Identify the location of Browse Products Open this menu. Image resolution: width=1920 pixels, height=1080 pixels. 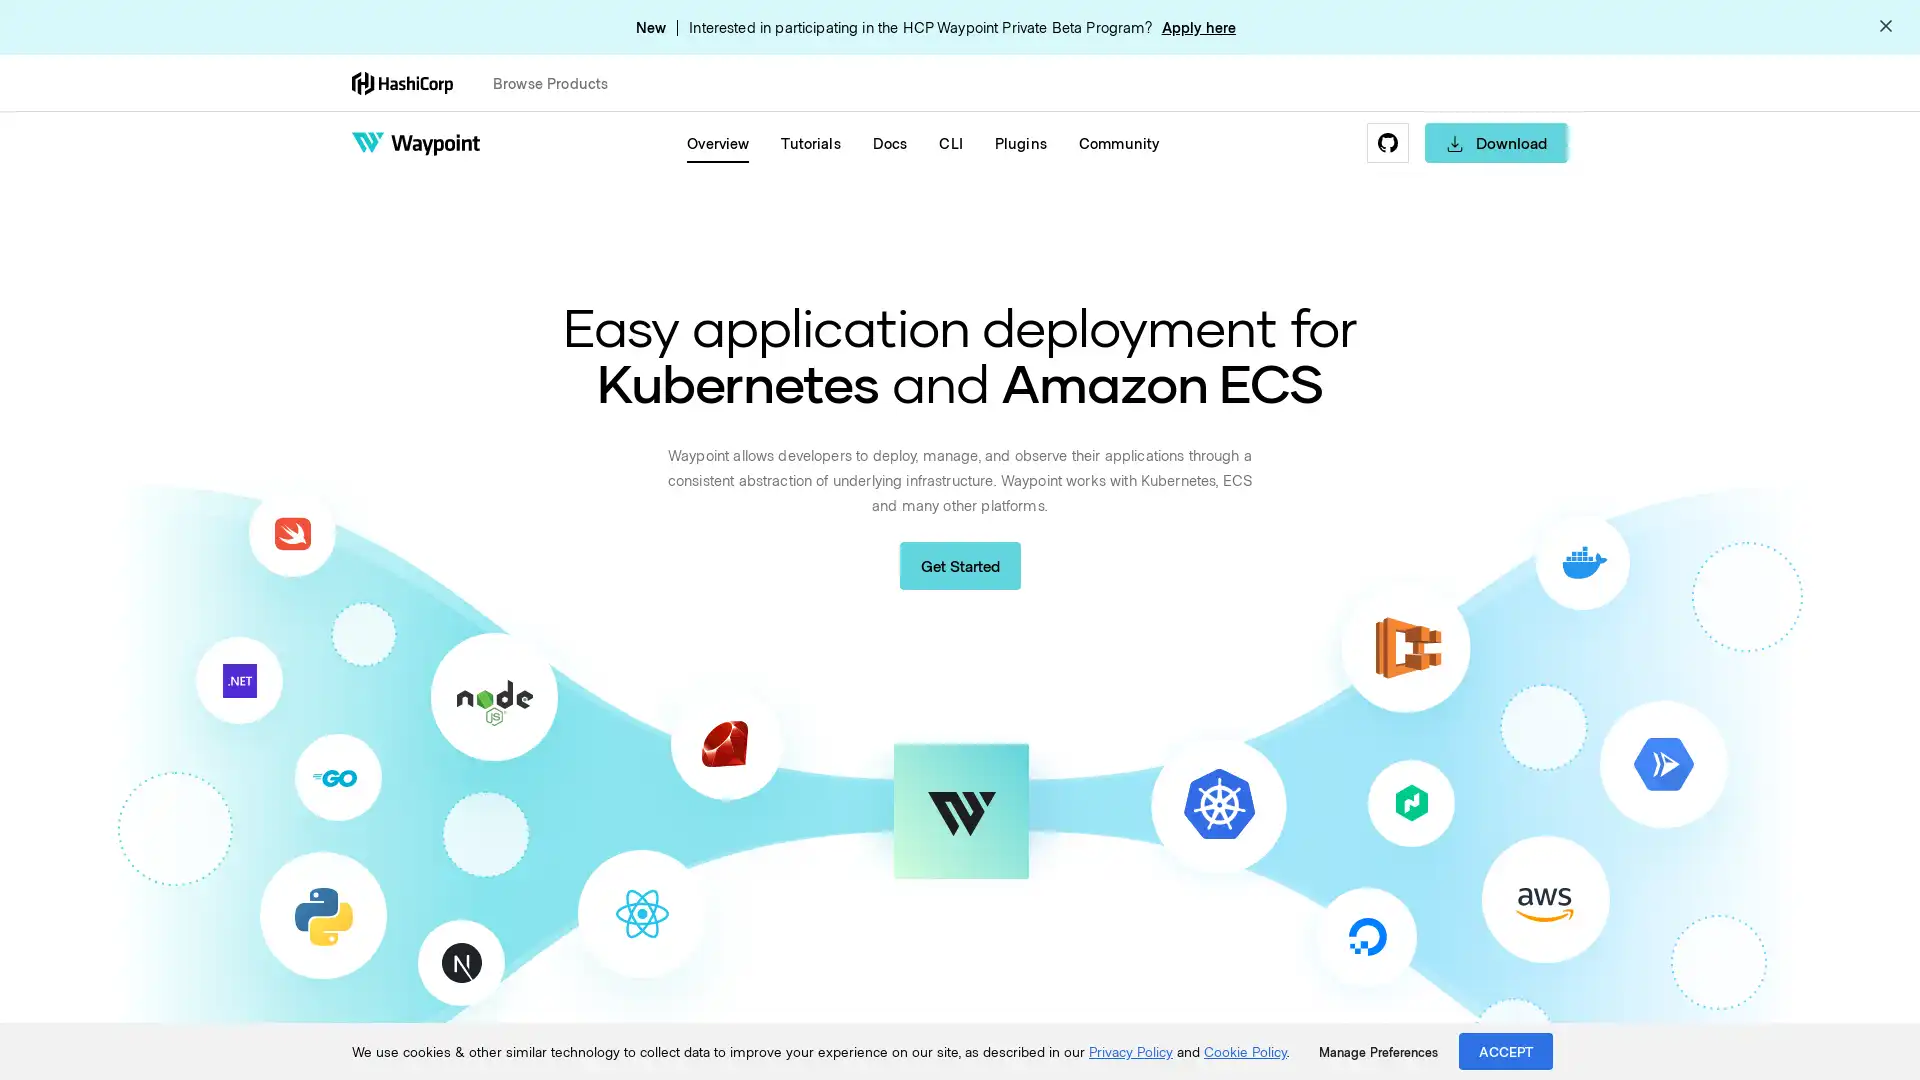
(559, 82).